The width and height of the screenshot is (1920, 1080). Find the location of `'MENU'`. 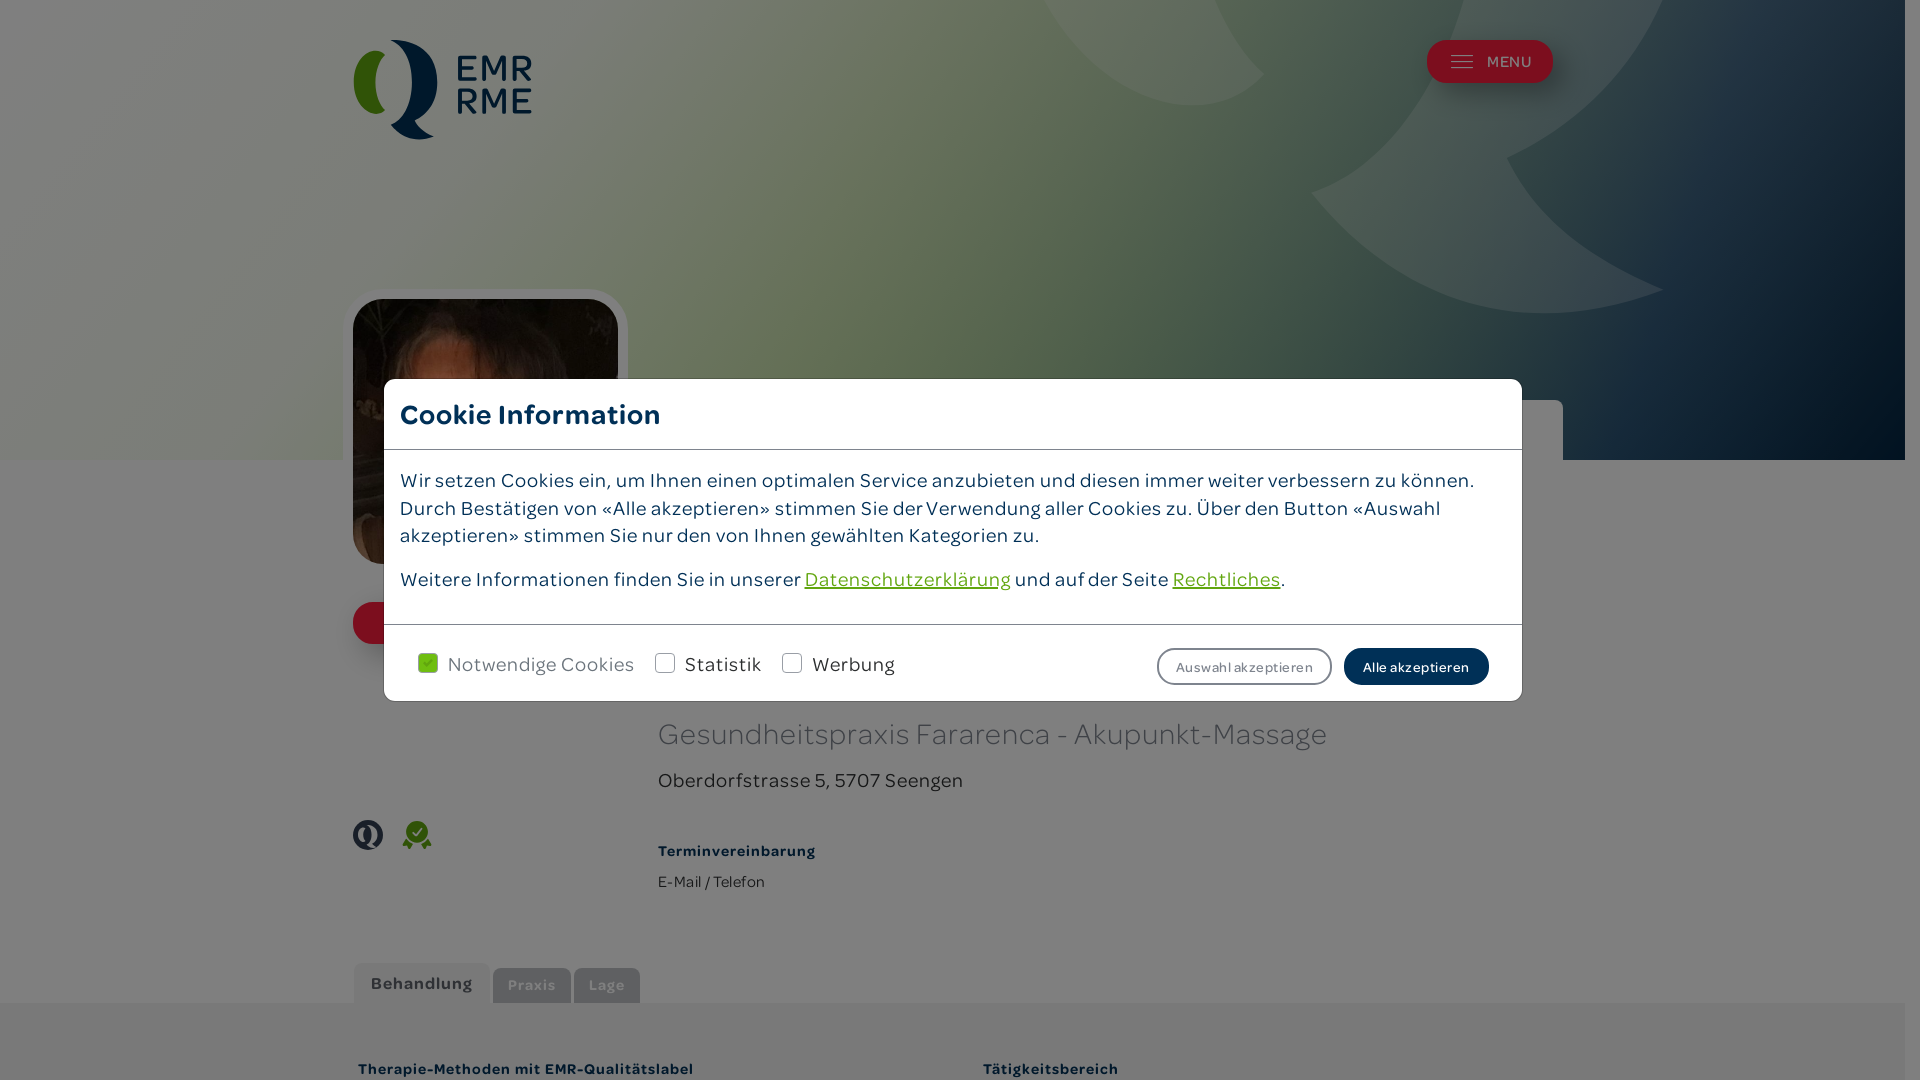

'MENU' is located at coordinates (1489, 60).